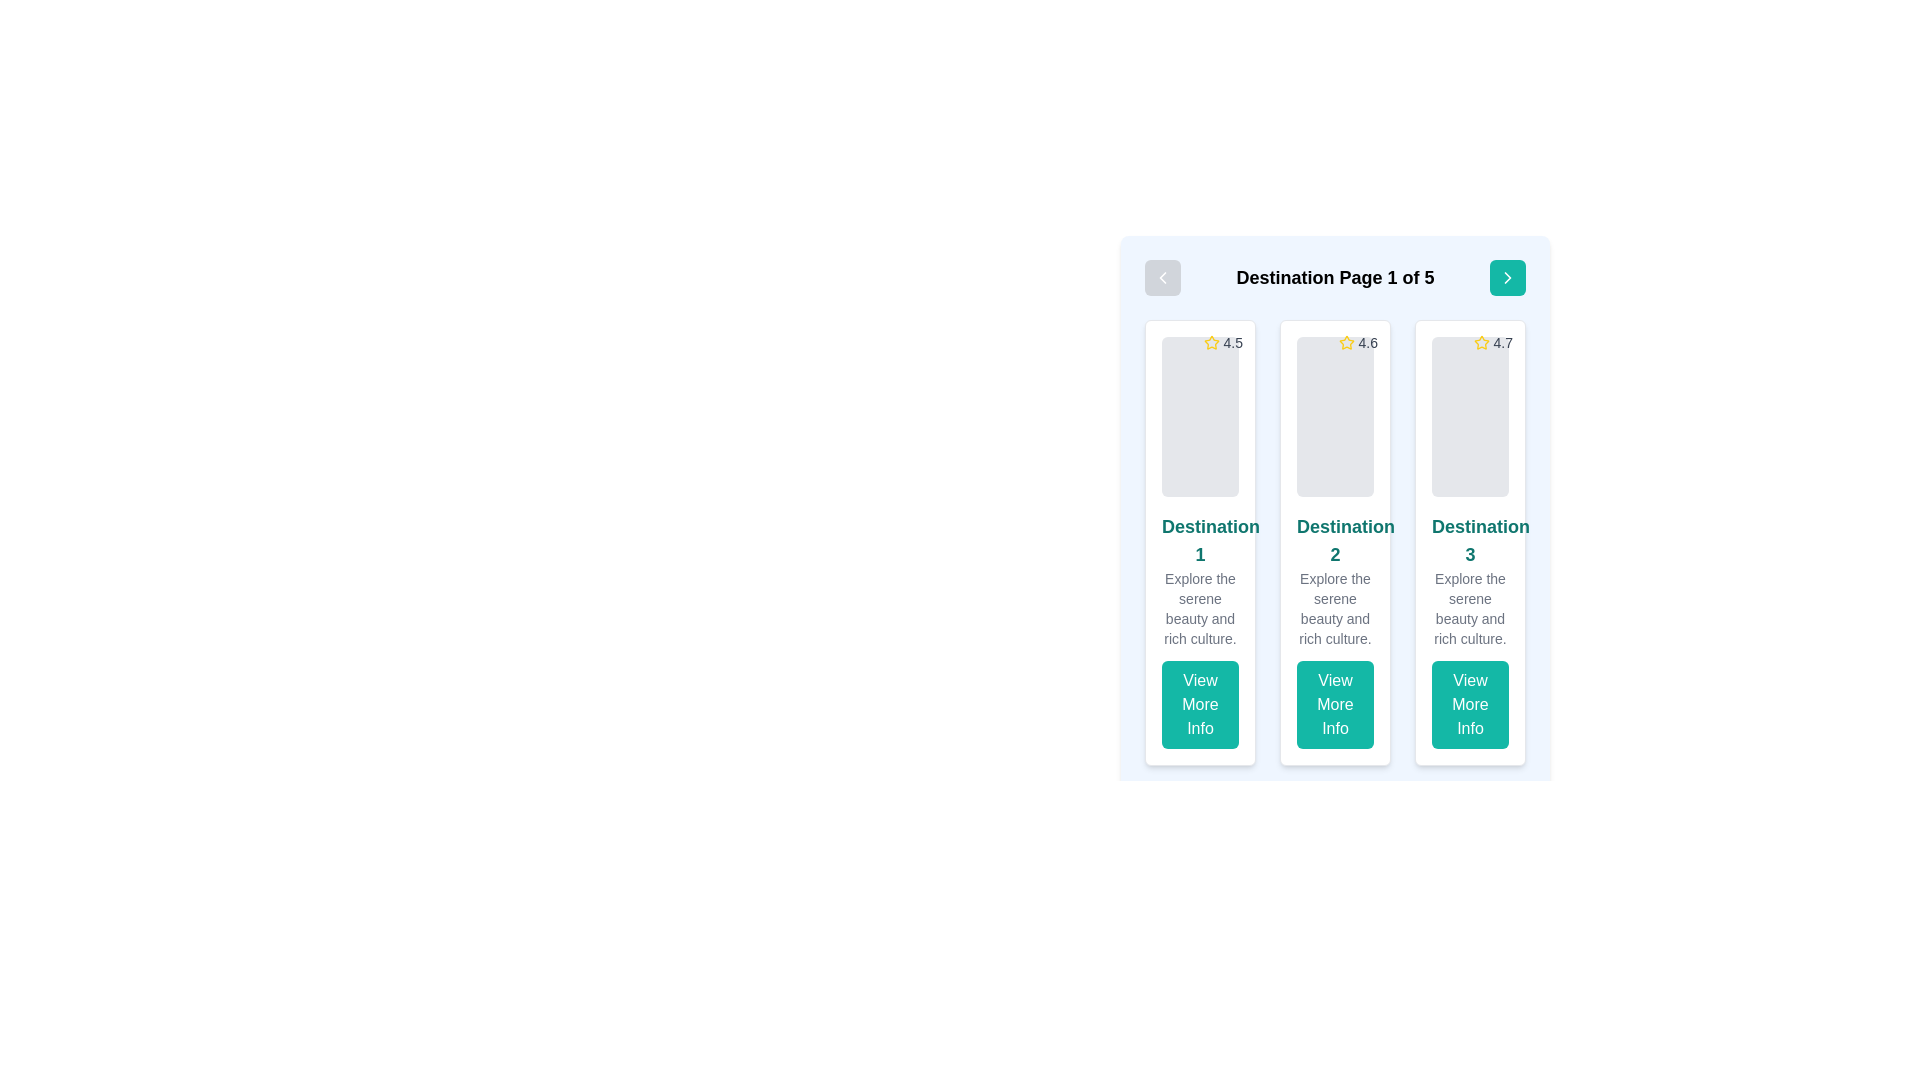 Image resolution: width=1920 pixels, height=1080 pixels. I want to click on the yellow star icon with a hollow interior and bold outline, located above the numeric rating label '4.7' on the third card in a horizontal list, so click(1481, 341).